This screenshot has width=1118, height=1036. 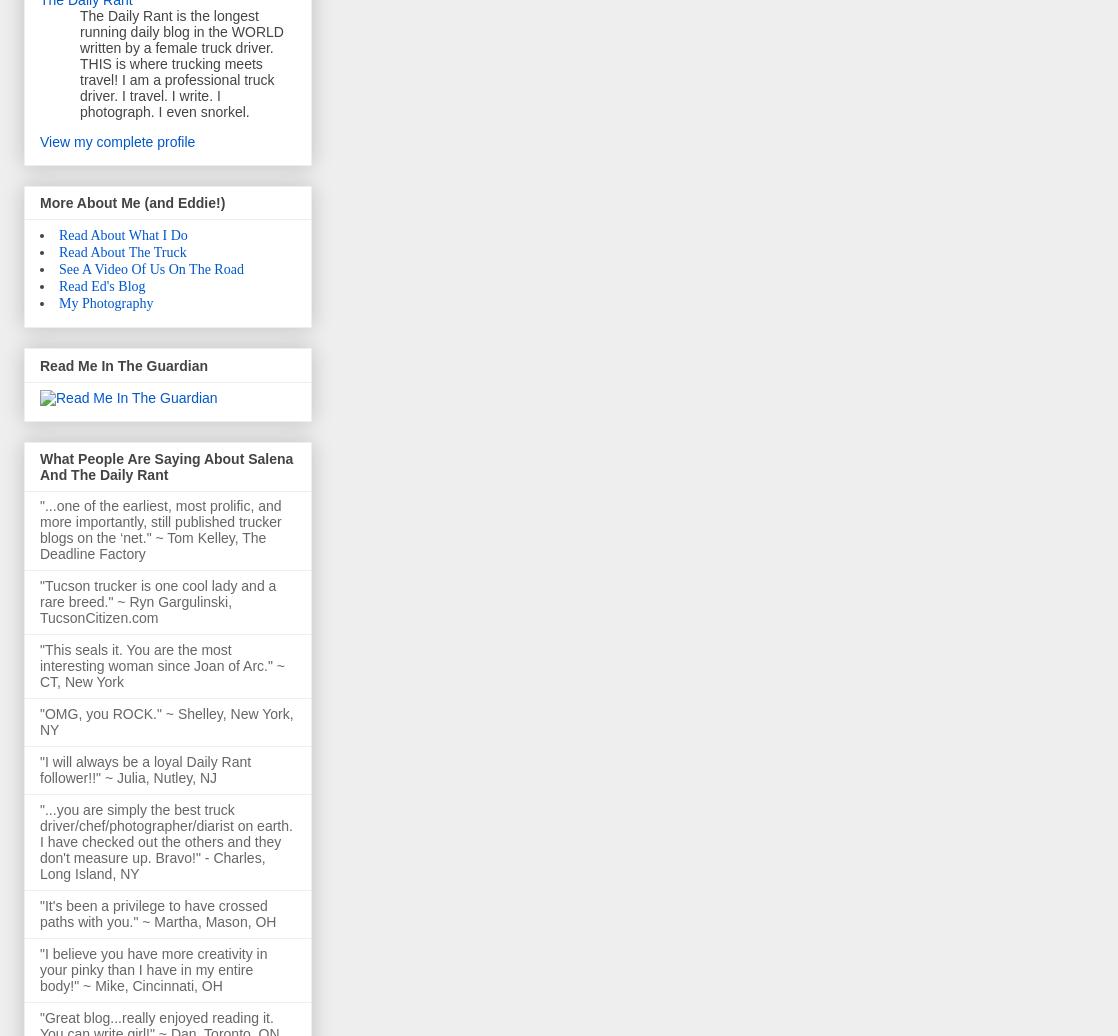 I want to click on '"This seals it. You are the most interesting woman since Joan of Arc." ~ CT, New York', so click(x=40, y=666).